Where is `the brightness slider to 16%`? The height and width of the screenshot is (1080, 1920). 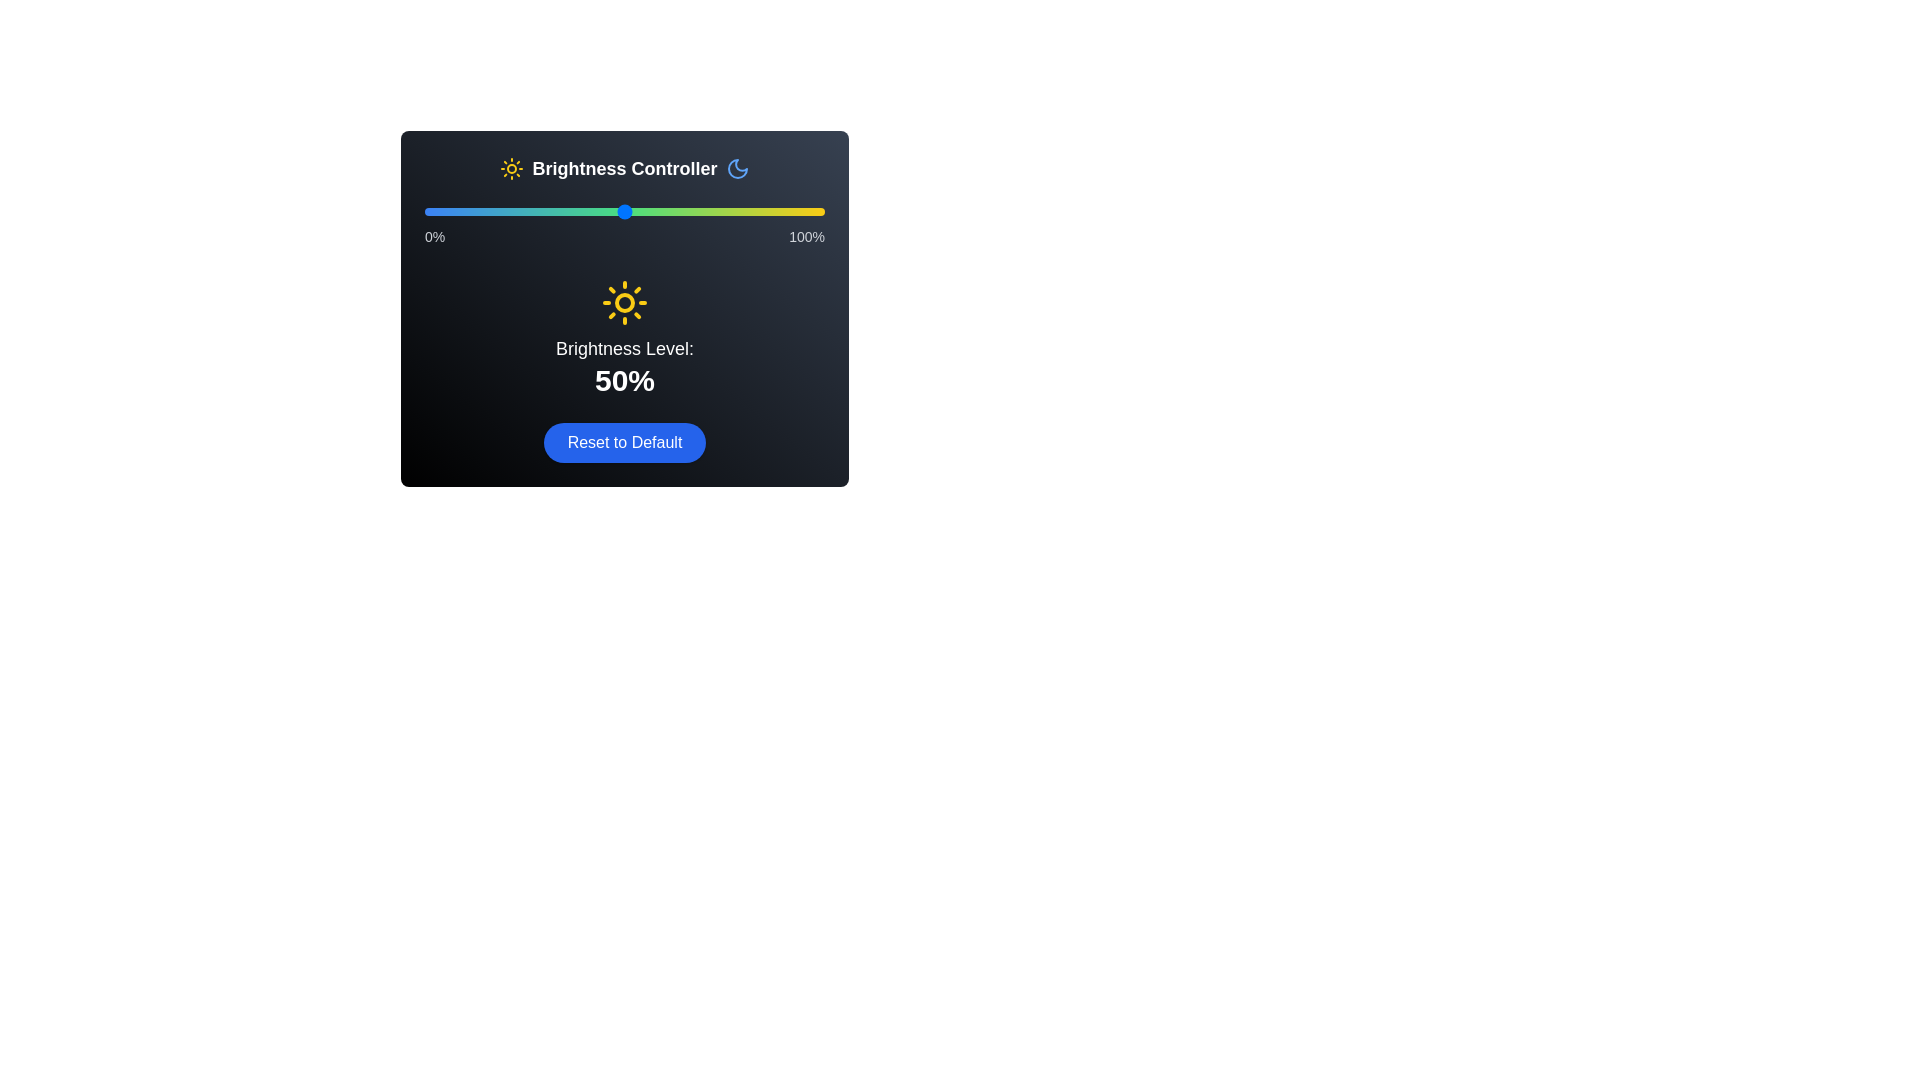 the brightness slider to 16% is located at coordinates (489, 212).